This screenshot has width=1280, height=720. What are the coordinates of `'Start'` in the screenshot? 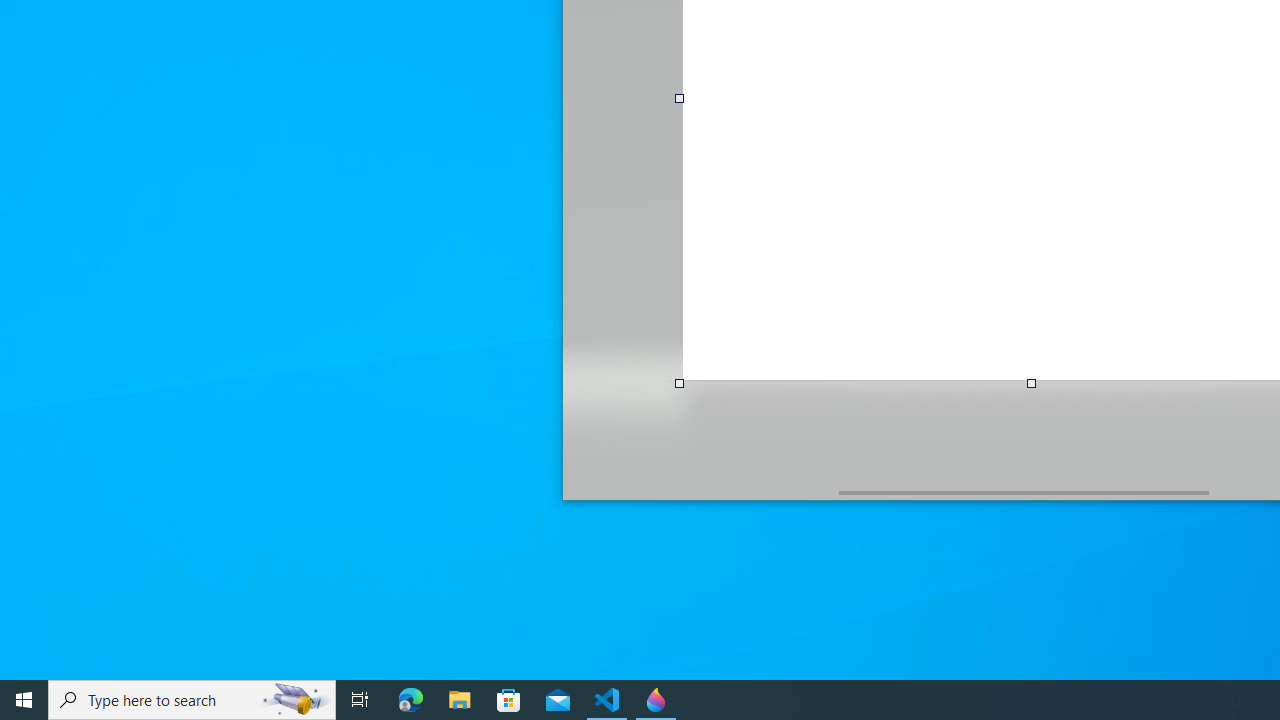 It's located at (24, 698).